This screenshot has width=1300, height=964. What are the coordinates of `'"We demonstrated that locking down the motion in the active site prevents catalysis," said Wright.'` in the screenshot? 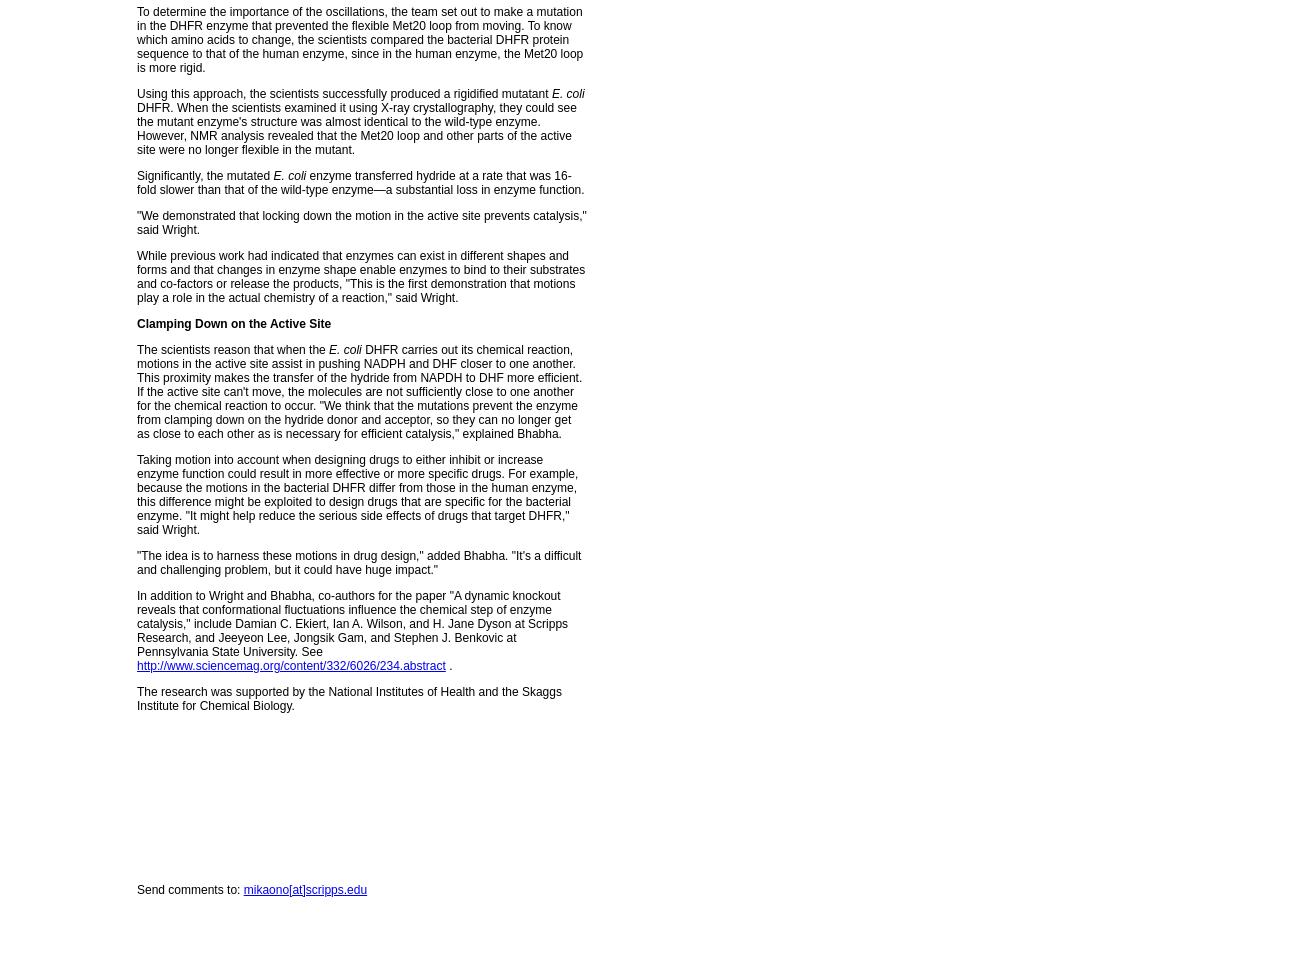 It's located at (360, 222).